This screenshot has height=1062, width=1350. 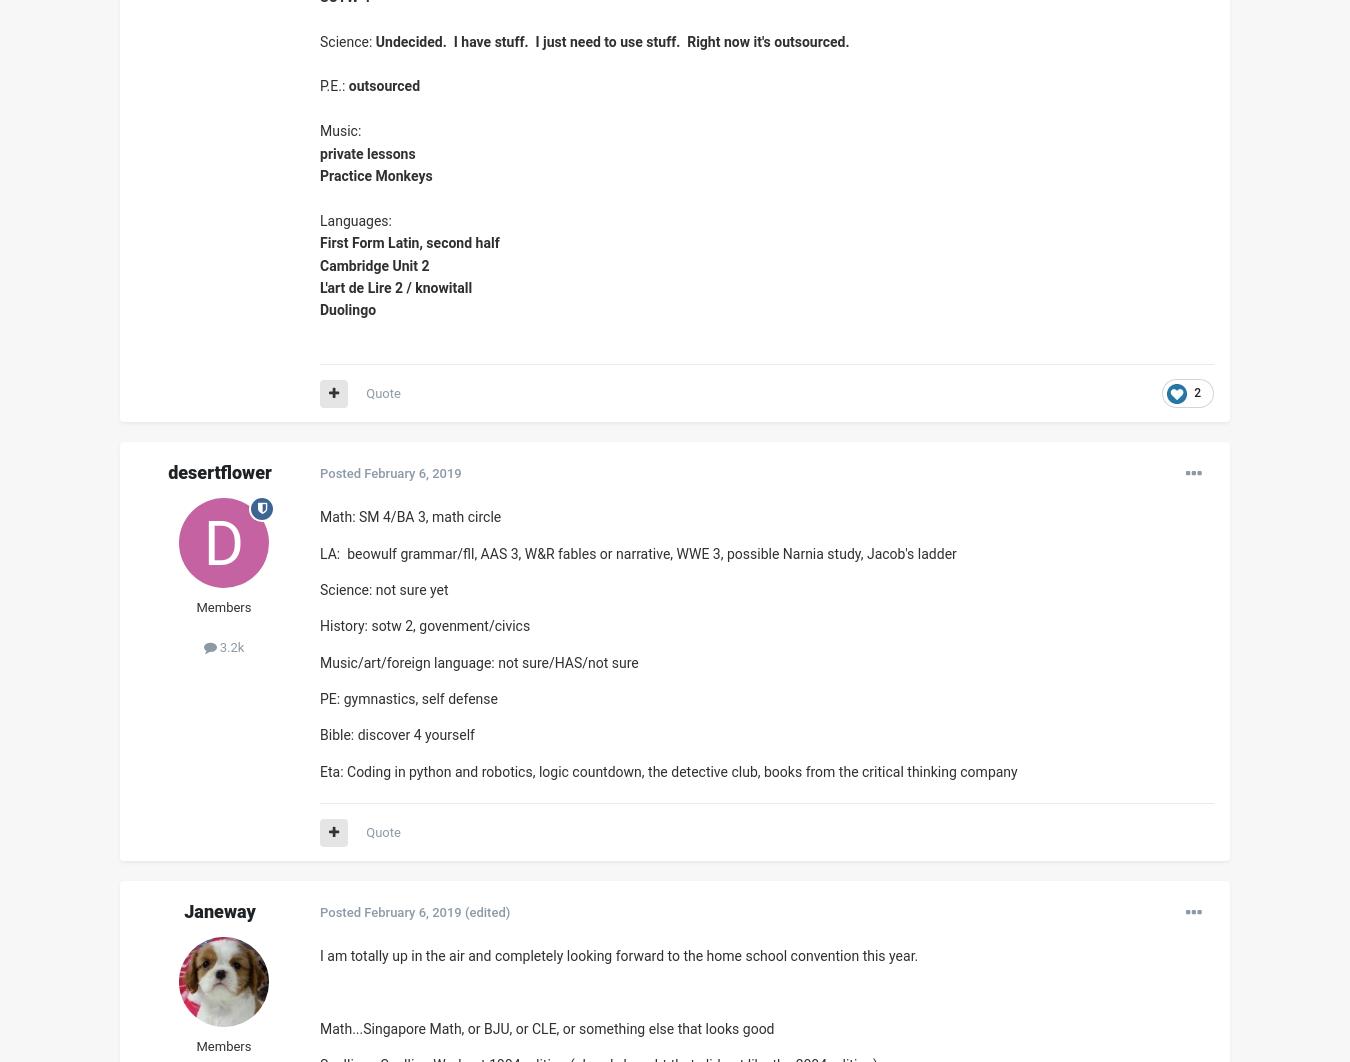 I want to click on 'Practice Monkeys', so click(x=318, y=175).